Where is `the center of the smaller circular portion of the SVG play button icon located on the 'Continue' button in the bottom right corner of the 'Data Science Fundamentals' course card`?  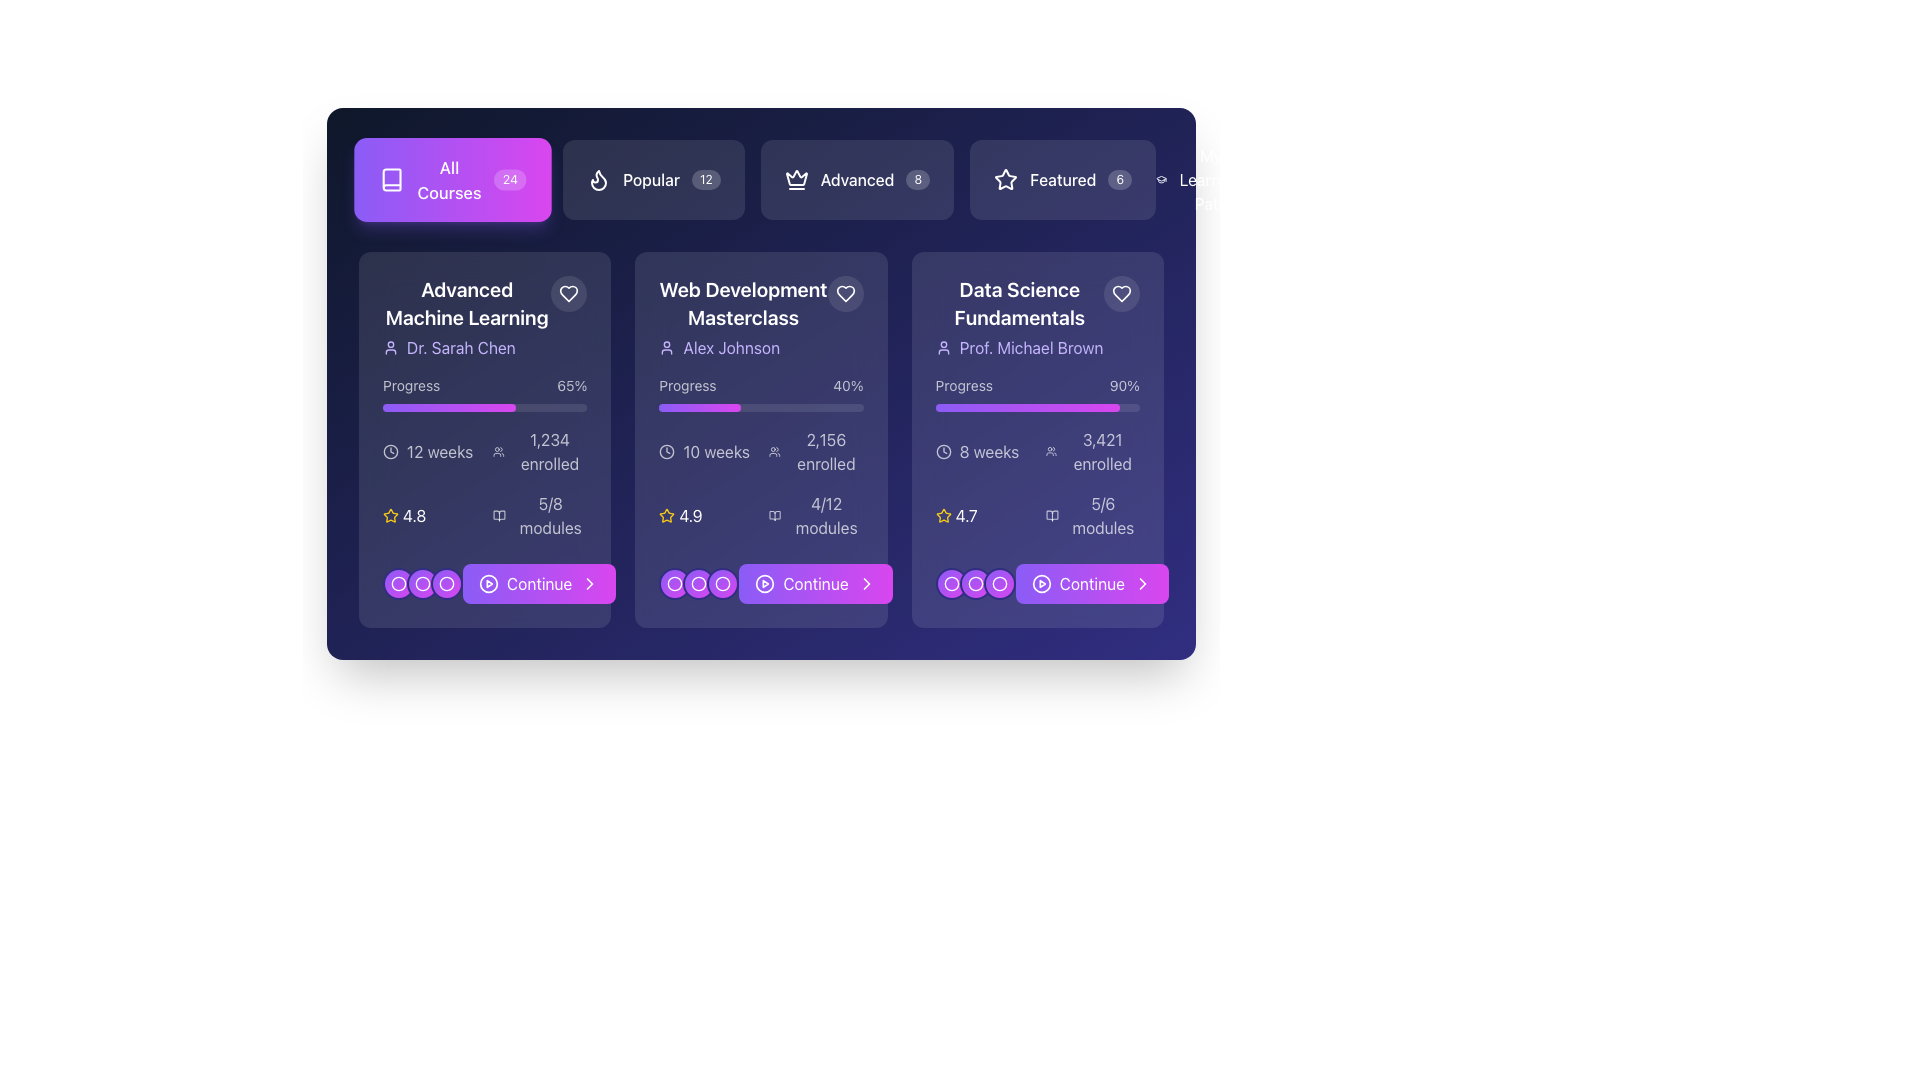 the center of the smaller circular portion of the SVG play button icon located on the 'Continue' button in the bottom right corner of the 'Data Science Fundamentals' course card is located at coordinates (1040, 583).